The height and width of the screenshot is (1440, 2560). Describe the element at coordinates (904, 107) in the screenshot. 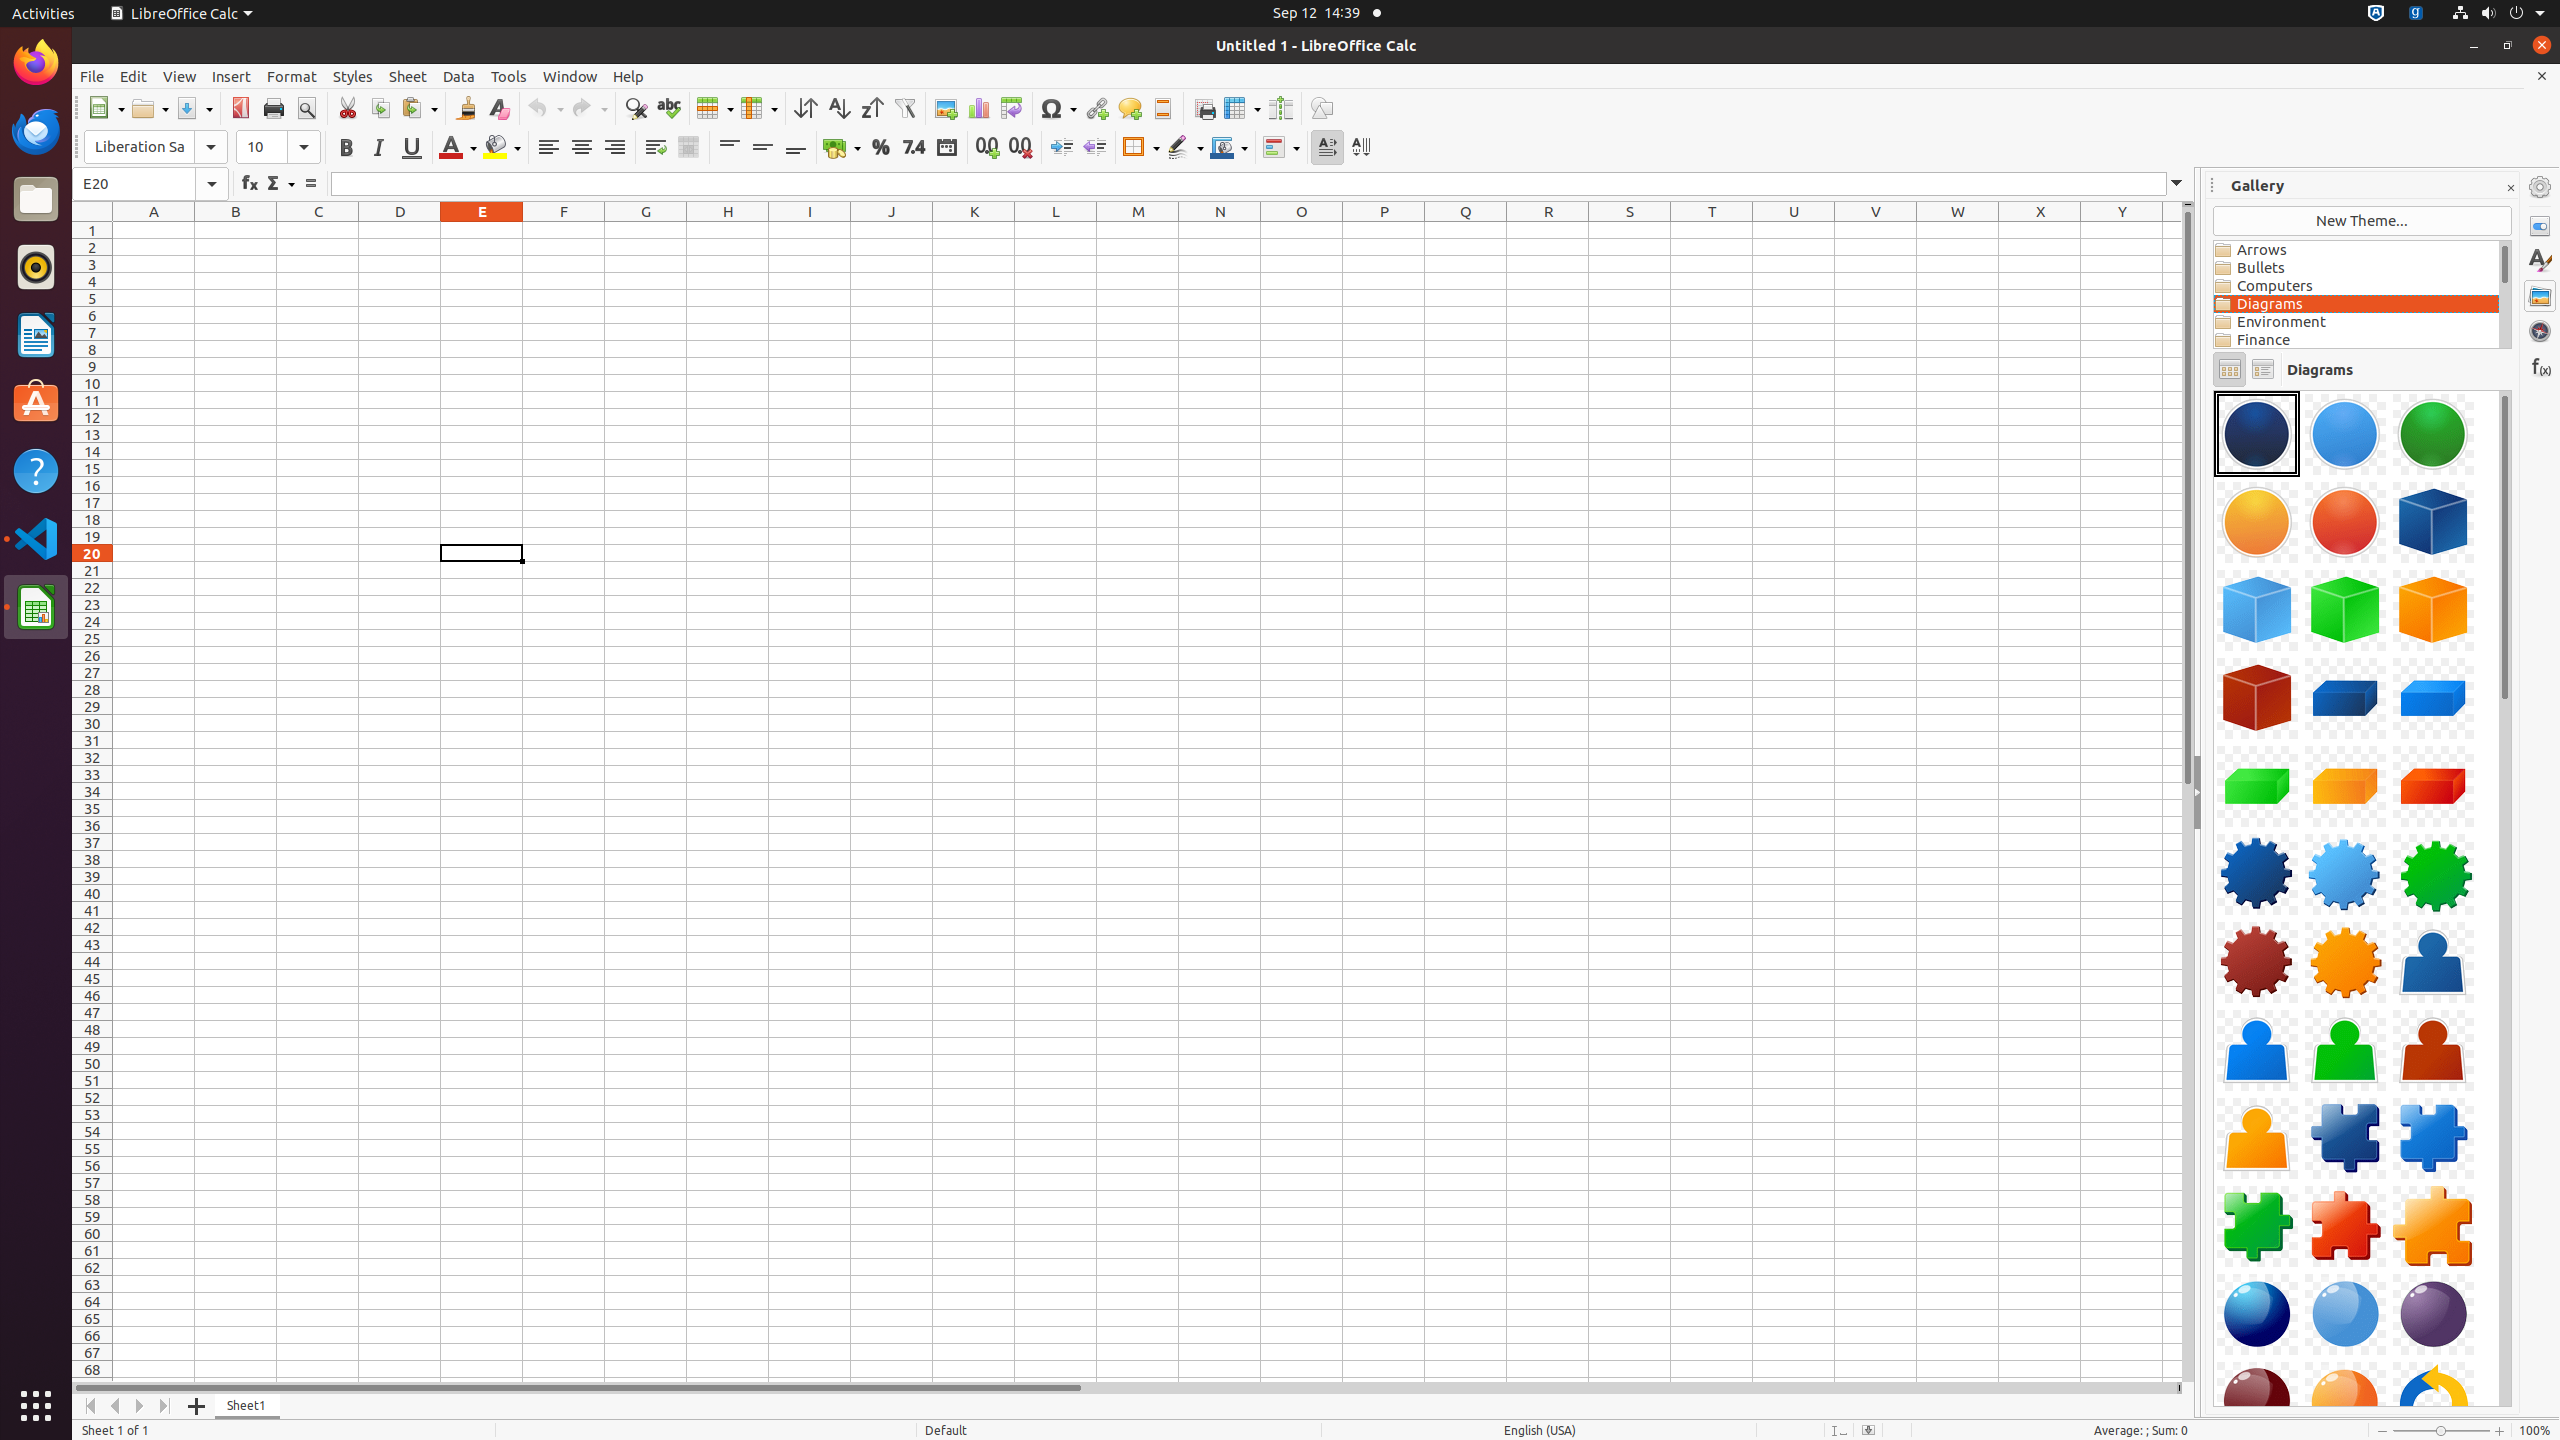

I see `'AutoFilter'` at that location.